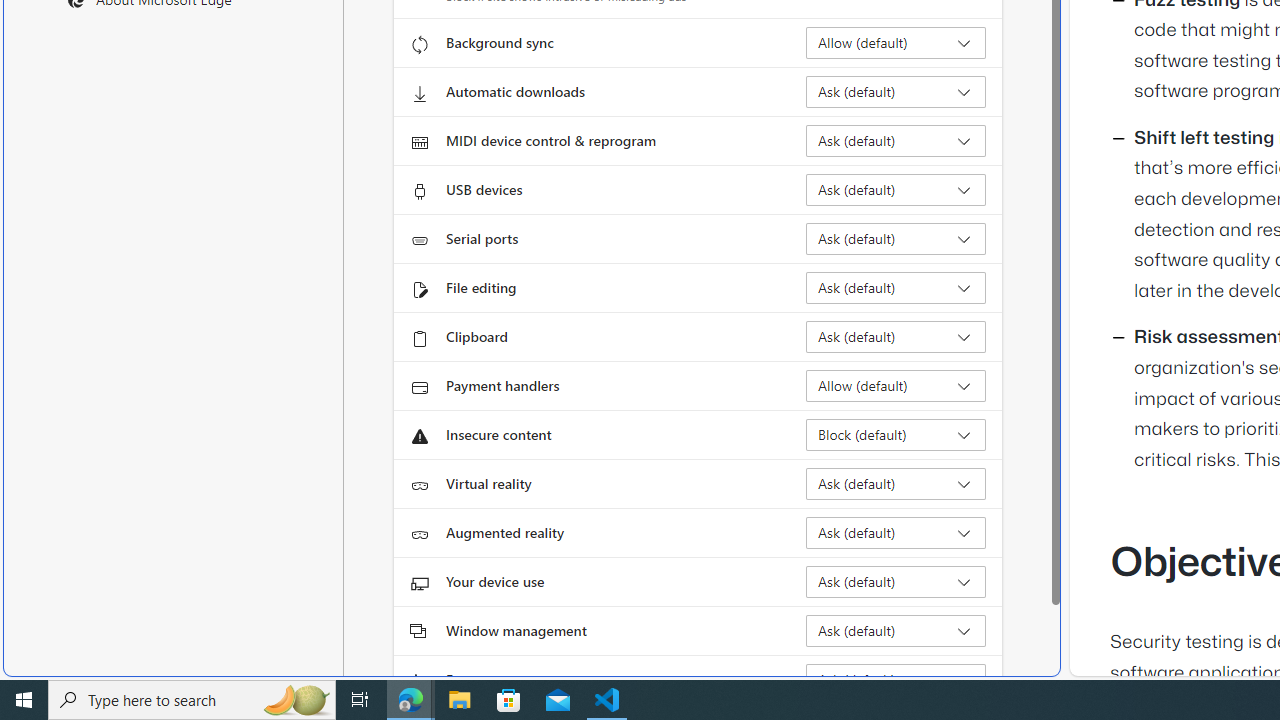 This screenshot has width=1280, height=720. I want to click on 'Clipboard Ask (default)', so click(895, 335).